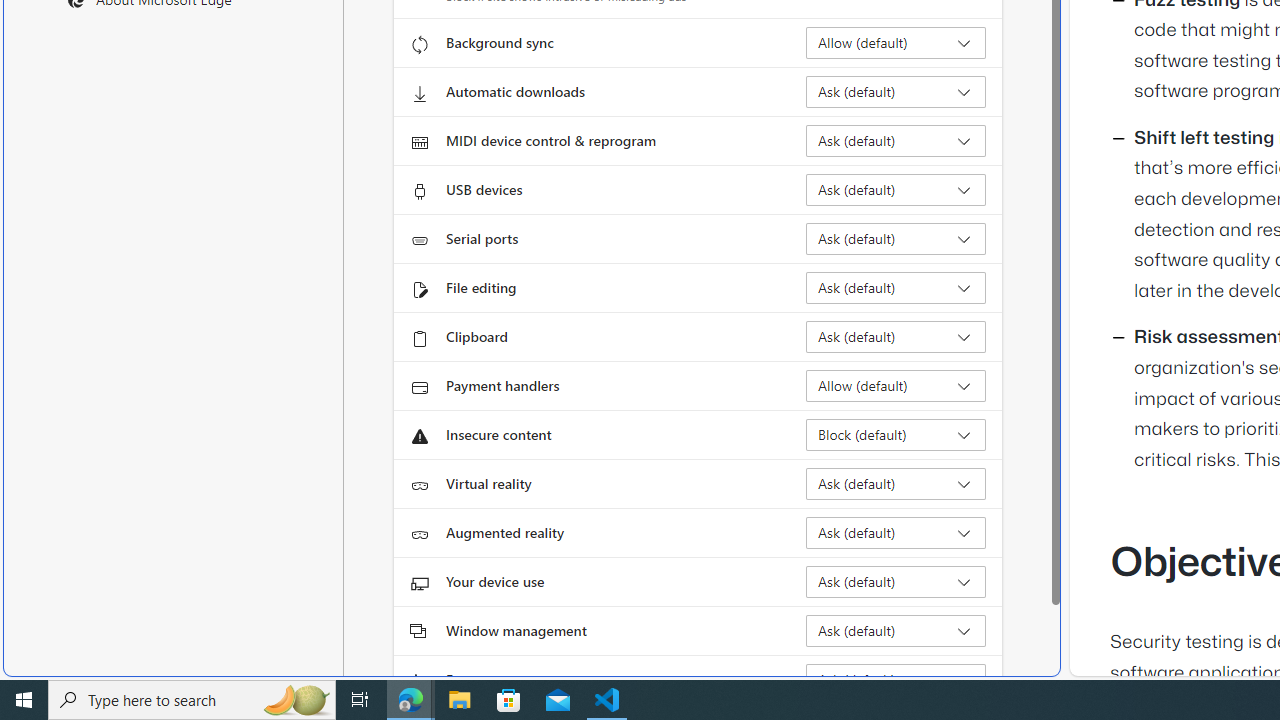 This screenshot has width=1280, height=720. I want to click on 'Clipboard Ask (default)', so click(895, 335).